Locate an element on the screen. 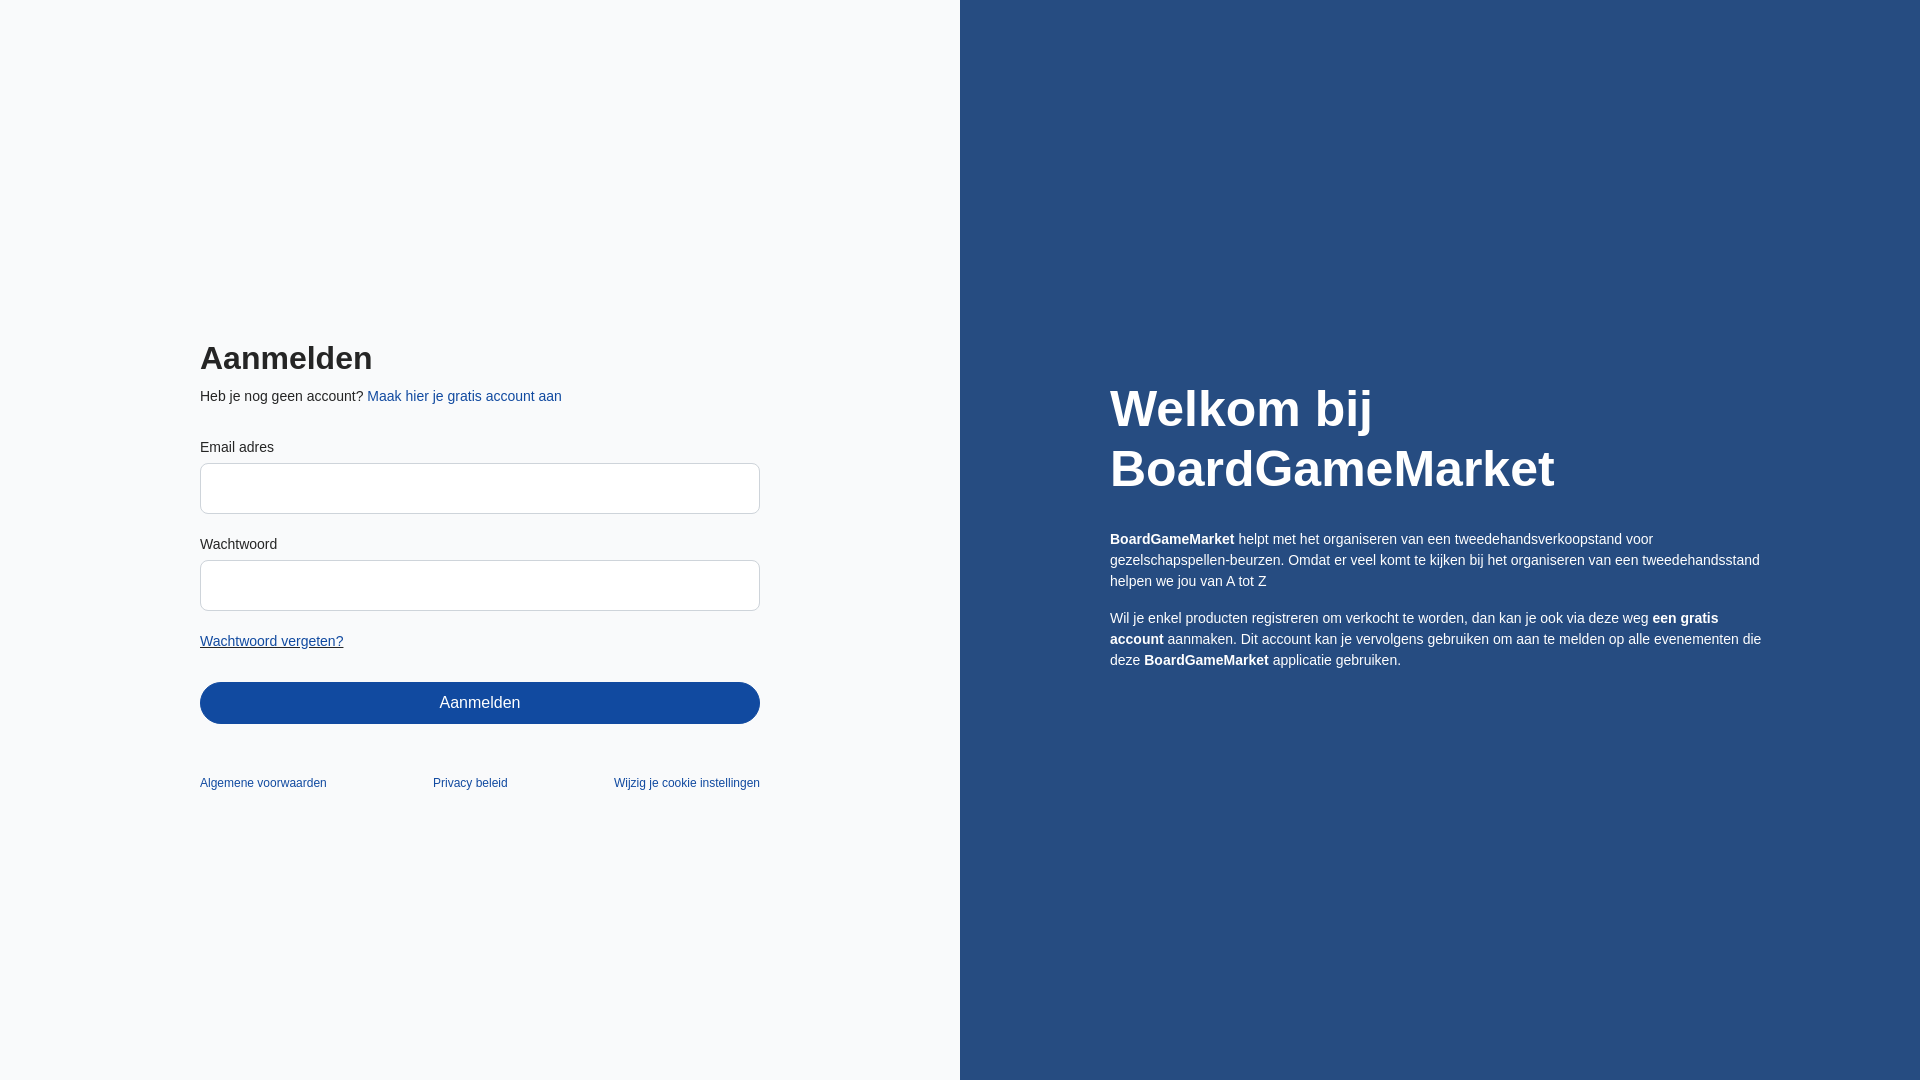  'Wijzig je cookie instellingen' is located at coordinates (686, 782).